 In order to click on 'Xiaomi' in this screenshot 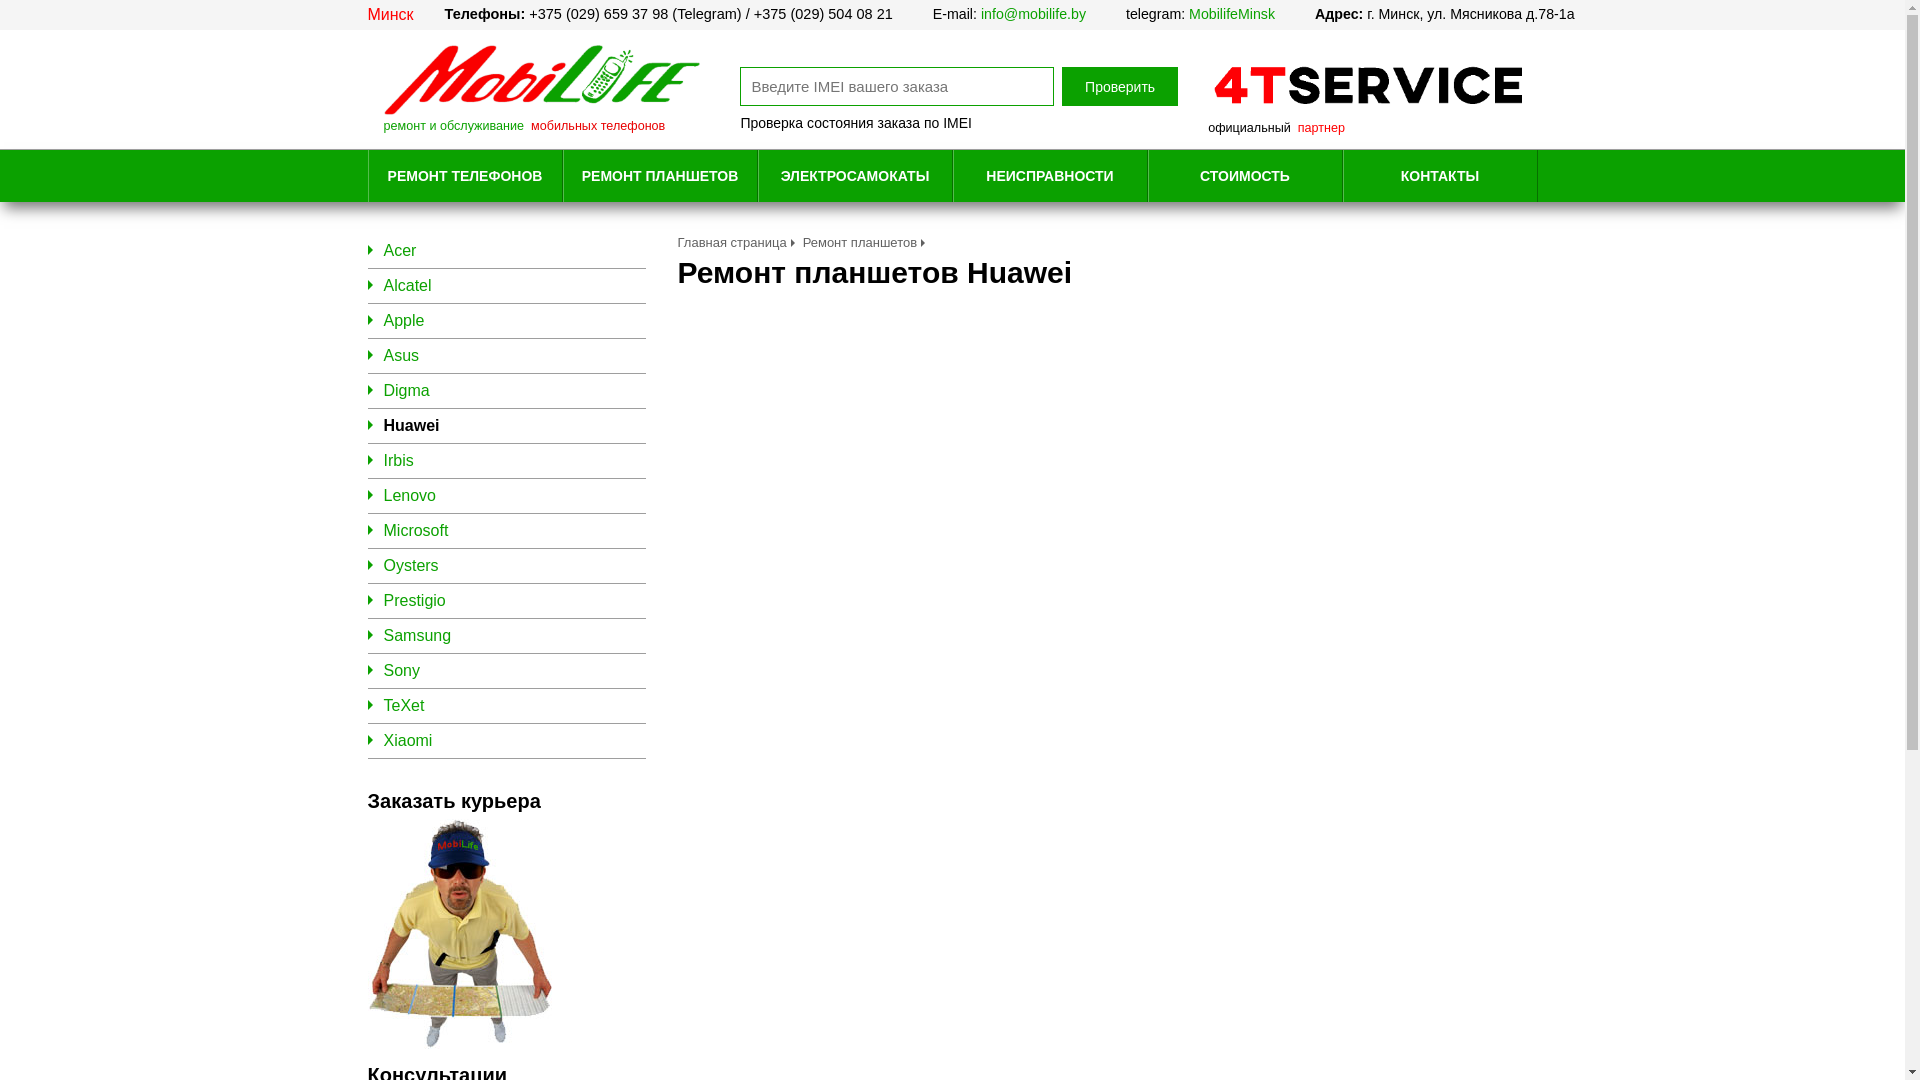, I will do `click(407, 740)`.